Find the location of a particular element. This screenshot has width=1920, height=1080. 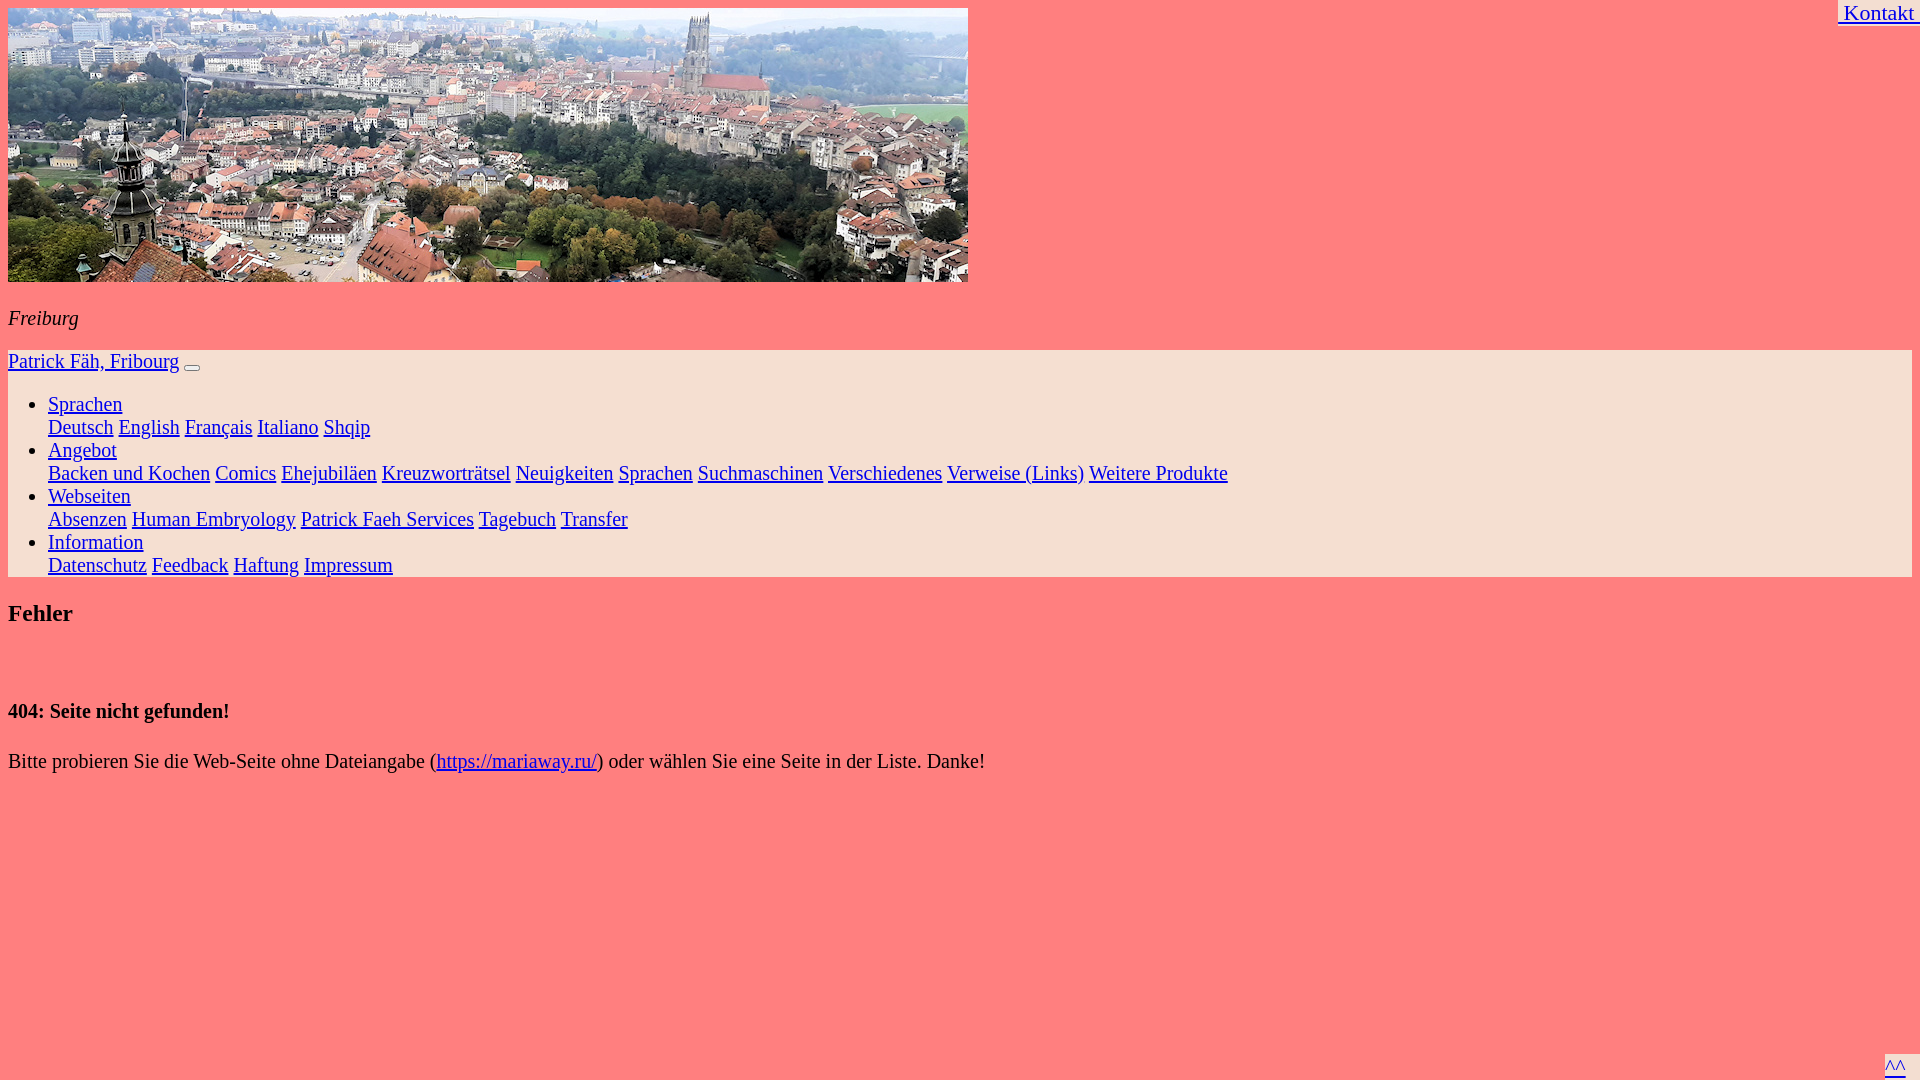

'Haftung' is located at coordinates (266, 564).